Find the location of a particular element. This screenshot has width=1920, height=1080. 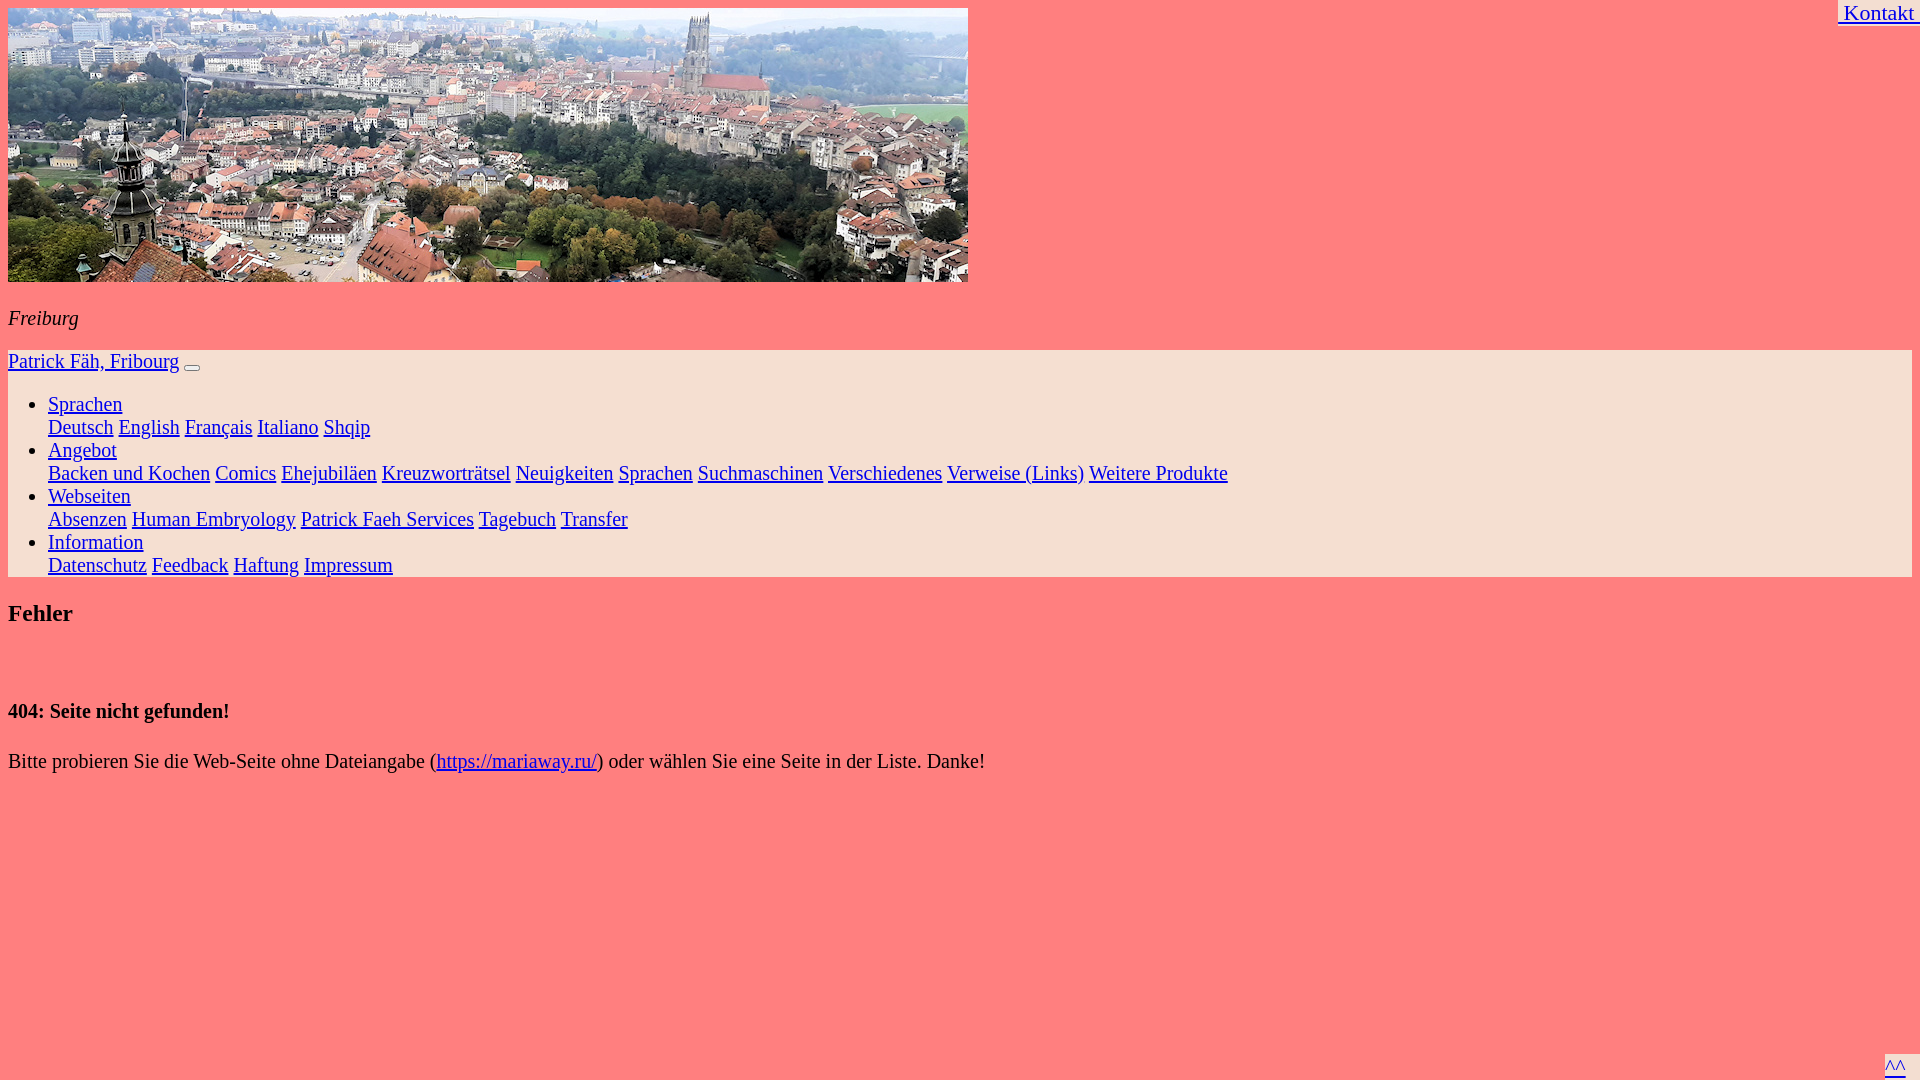

'Haftung' is located at coordinates (266, 564).